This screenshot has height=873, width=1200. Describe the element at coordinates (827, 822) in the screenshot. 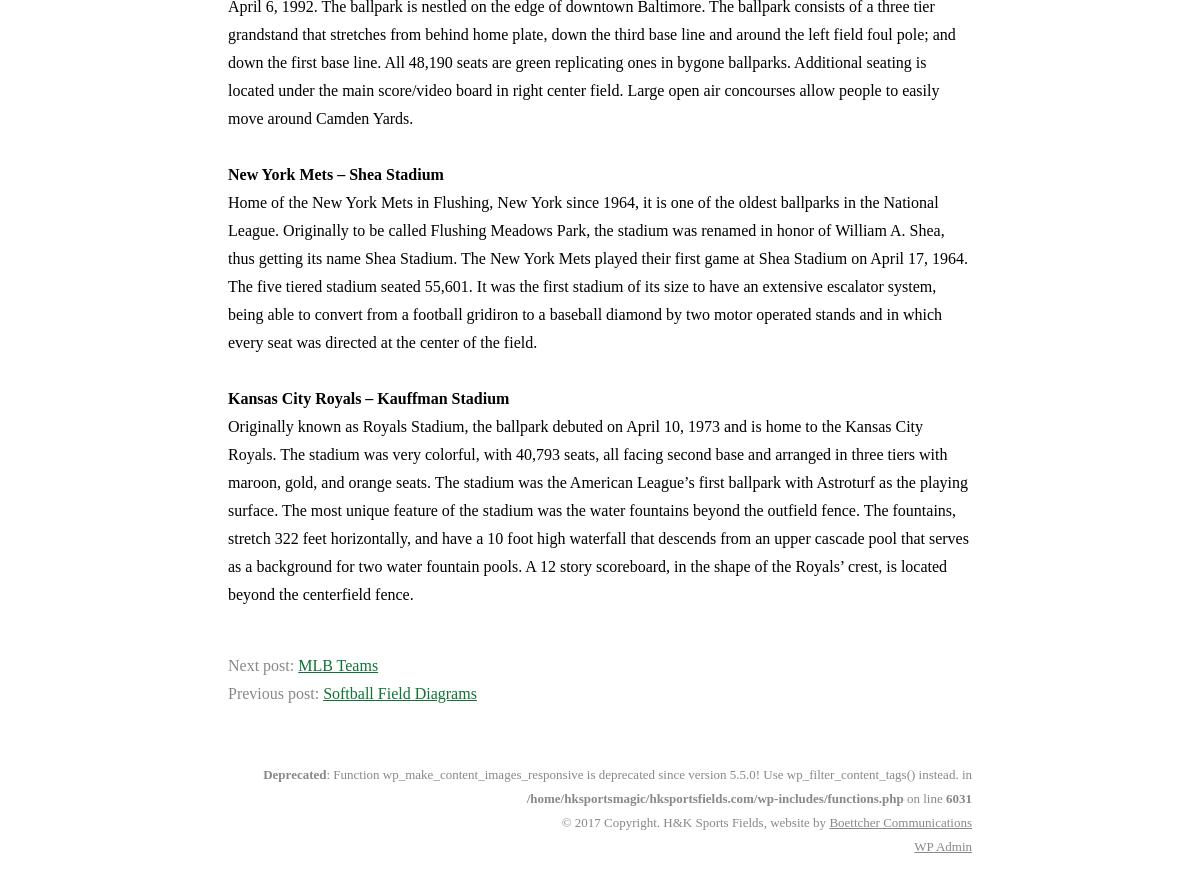

I see `'Boettcher Communications'` at that location.